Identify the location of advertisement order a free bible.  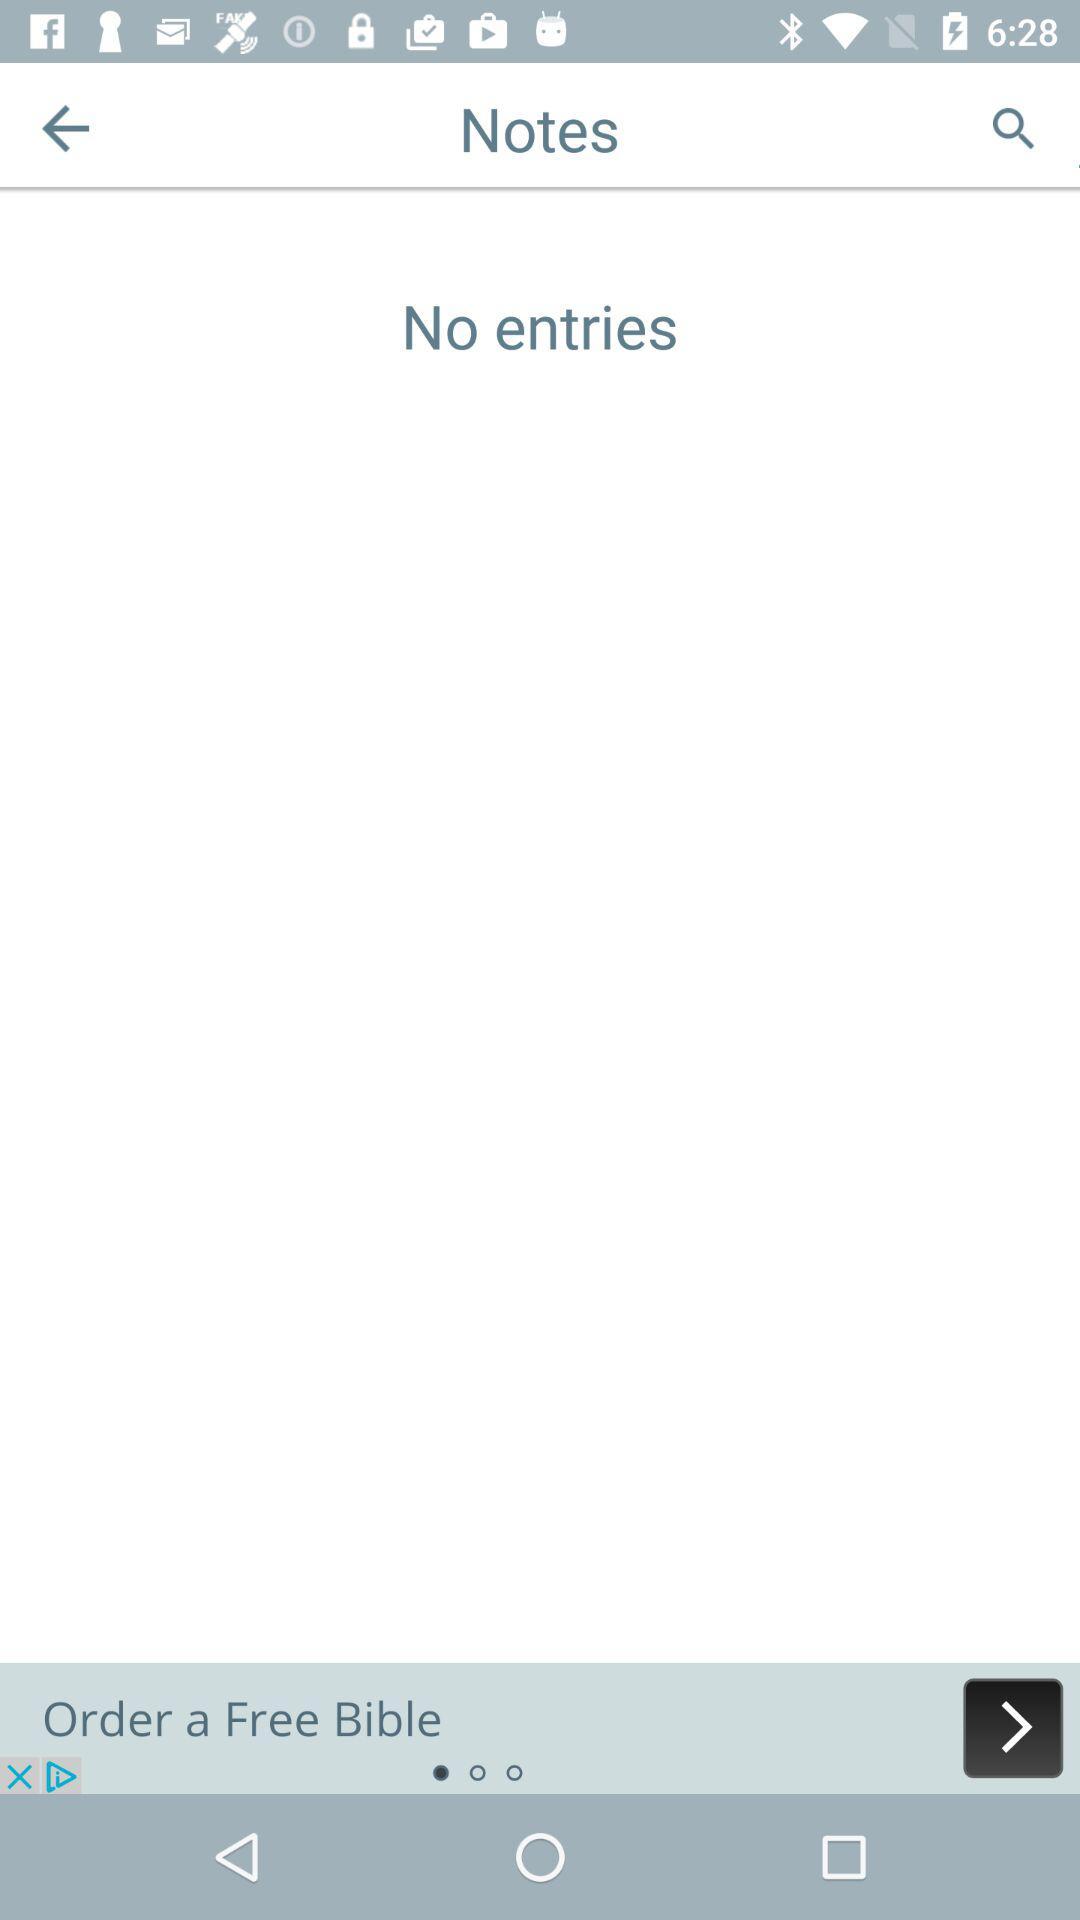
(540, 1727).